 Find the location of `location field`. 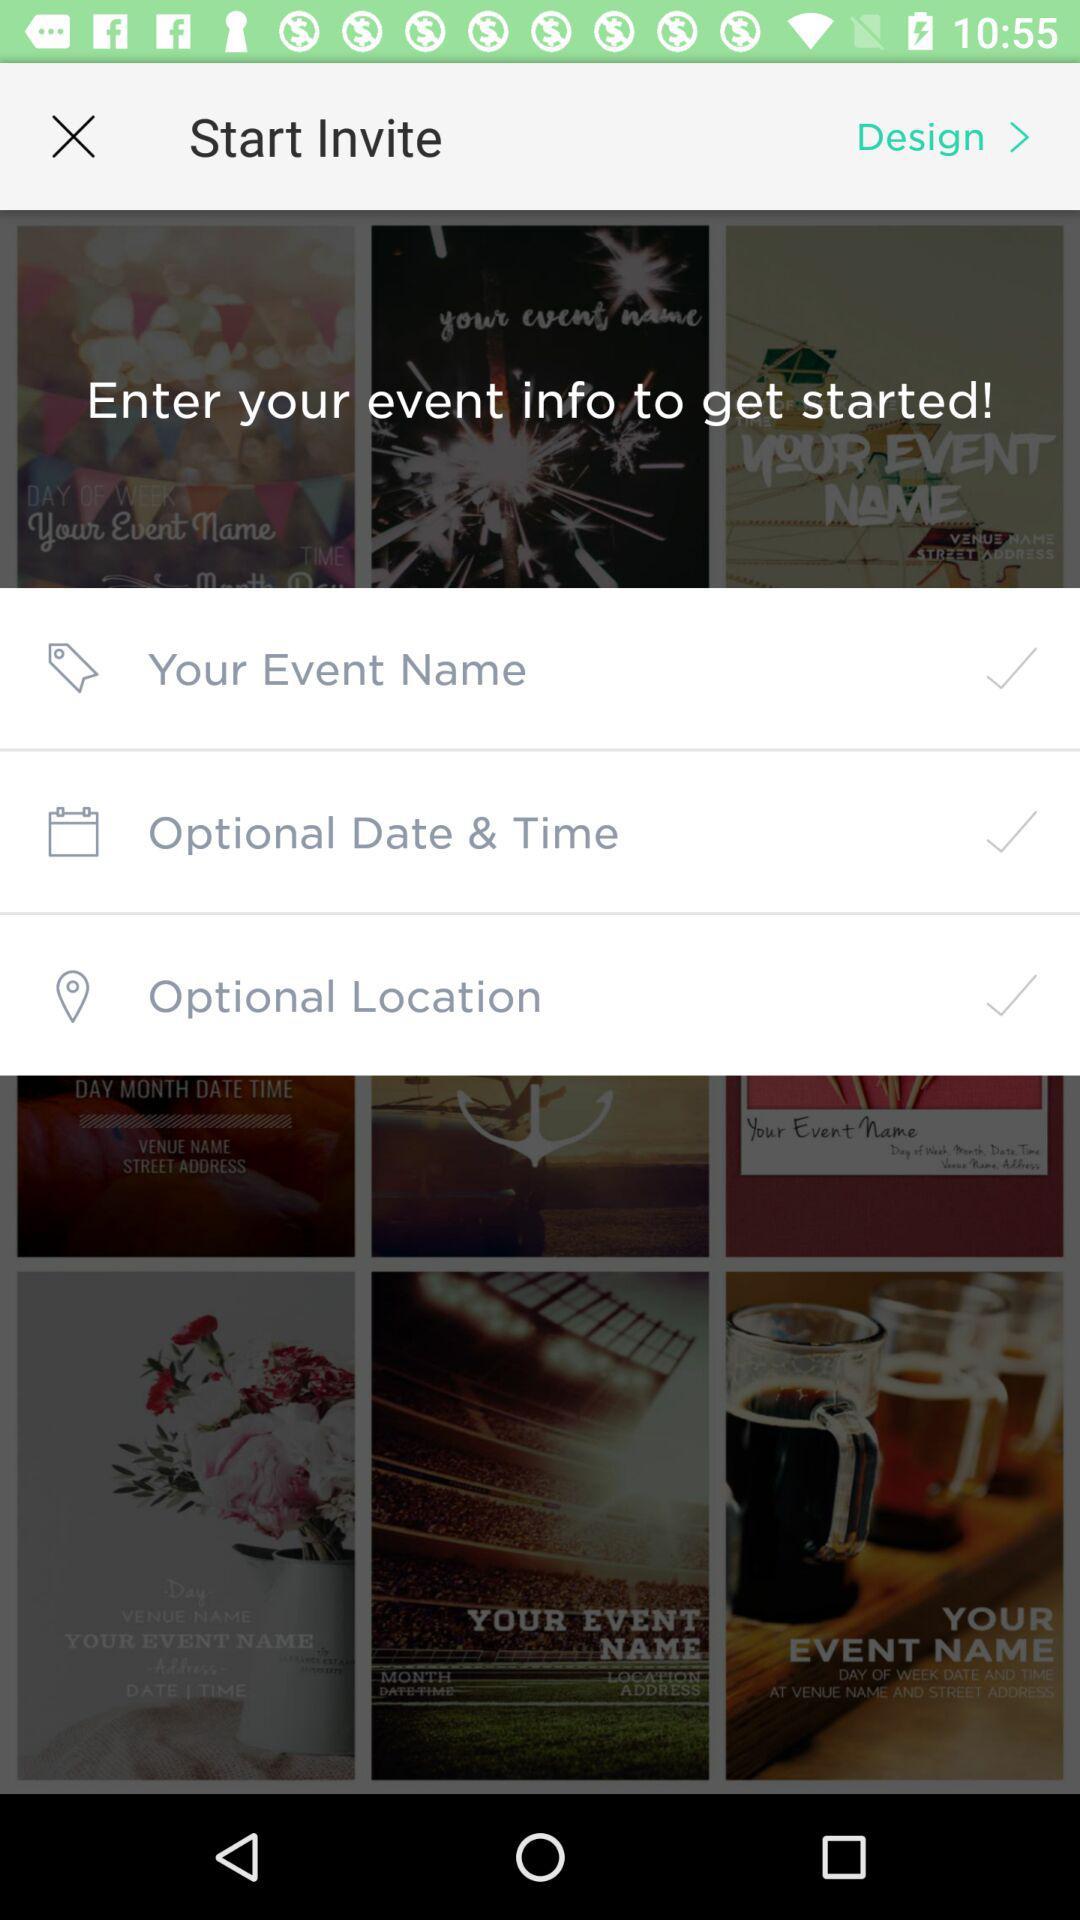

location field is located at coordinates (540, 995).